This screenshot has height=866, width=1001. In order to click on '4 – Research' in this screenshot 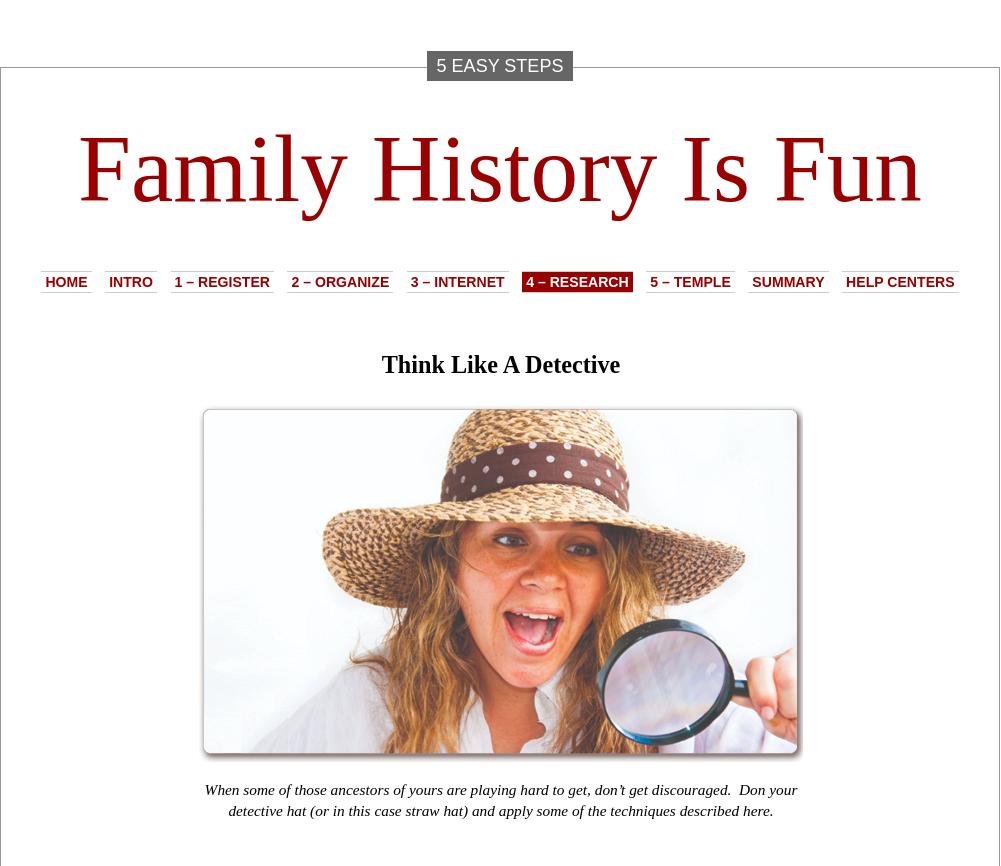, I will do `click(576, 280)`.